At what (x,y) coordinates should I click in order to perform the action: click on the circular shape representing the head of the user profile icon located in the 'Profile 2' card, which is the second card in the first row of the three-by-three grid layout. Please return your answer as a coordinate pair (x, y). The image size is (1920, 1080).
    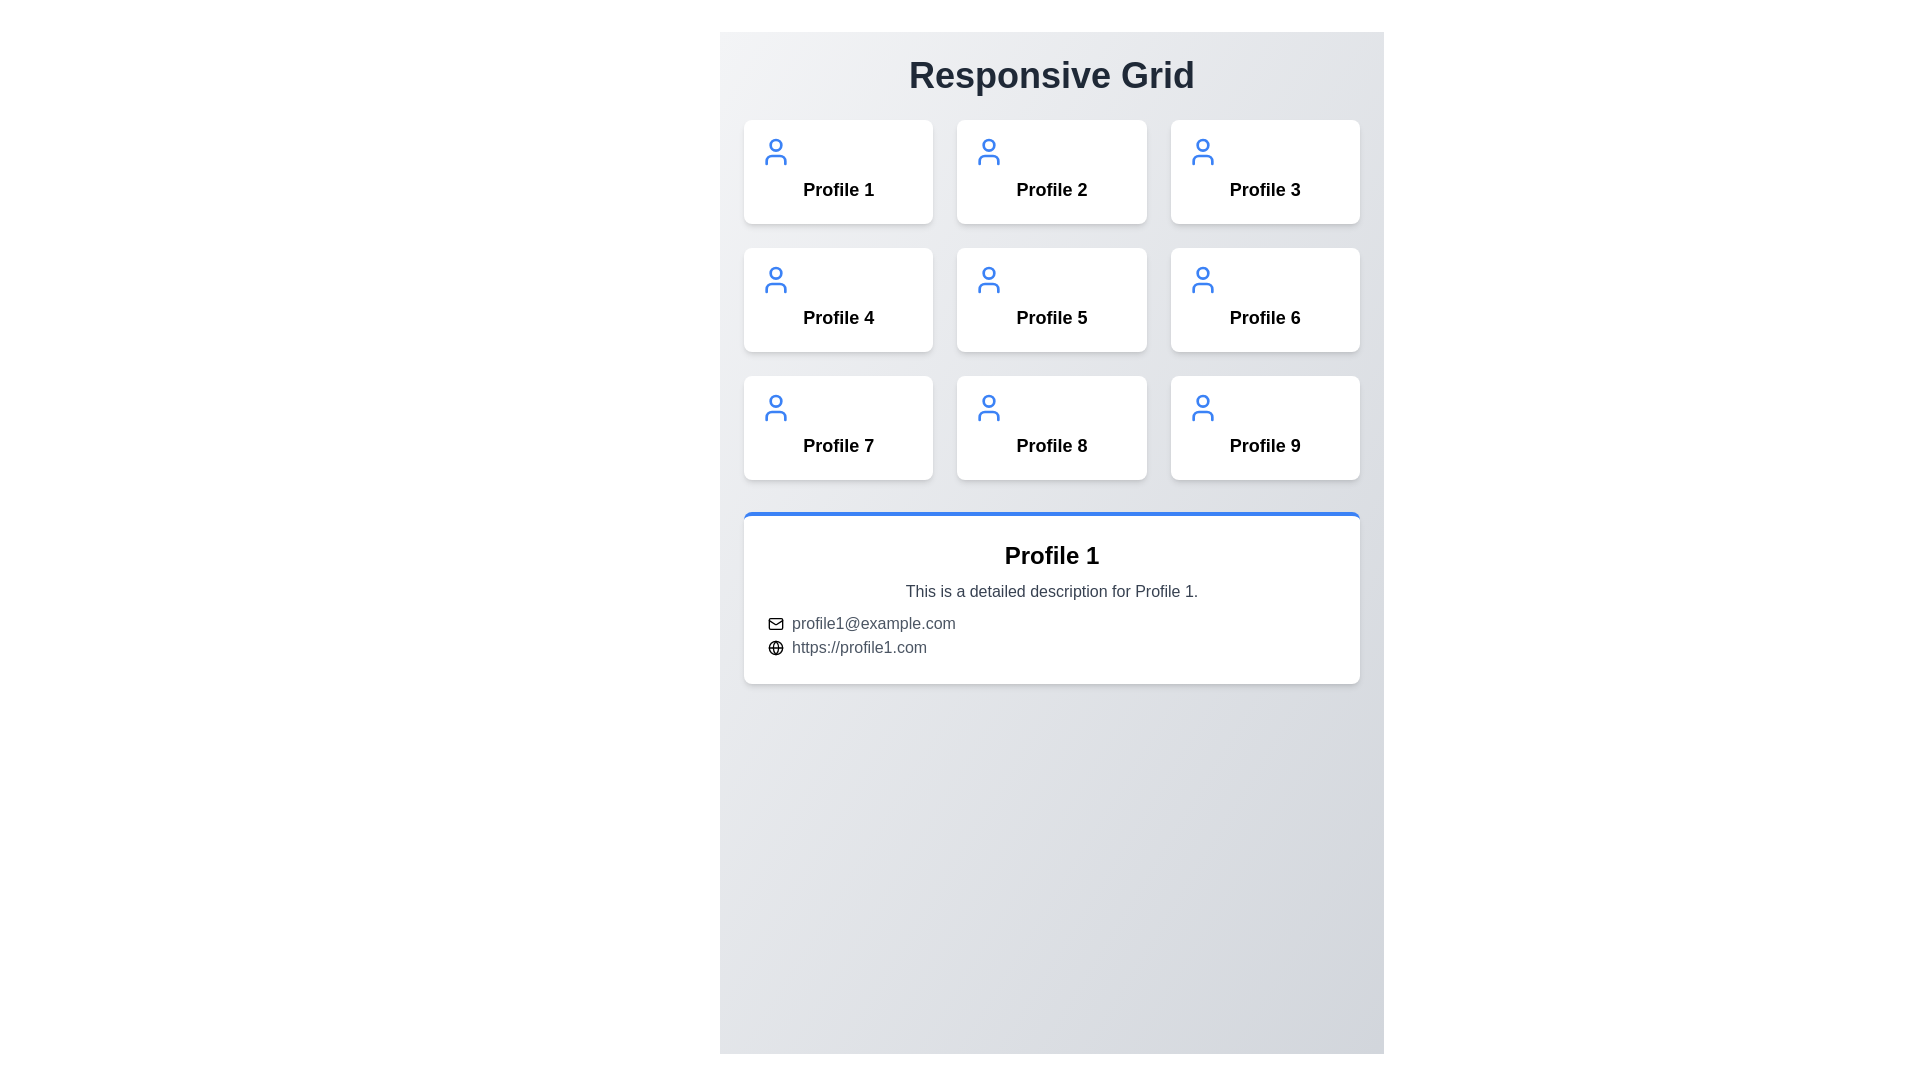
    Looking at the image, I should click on (989, 144).